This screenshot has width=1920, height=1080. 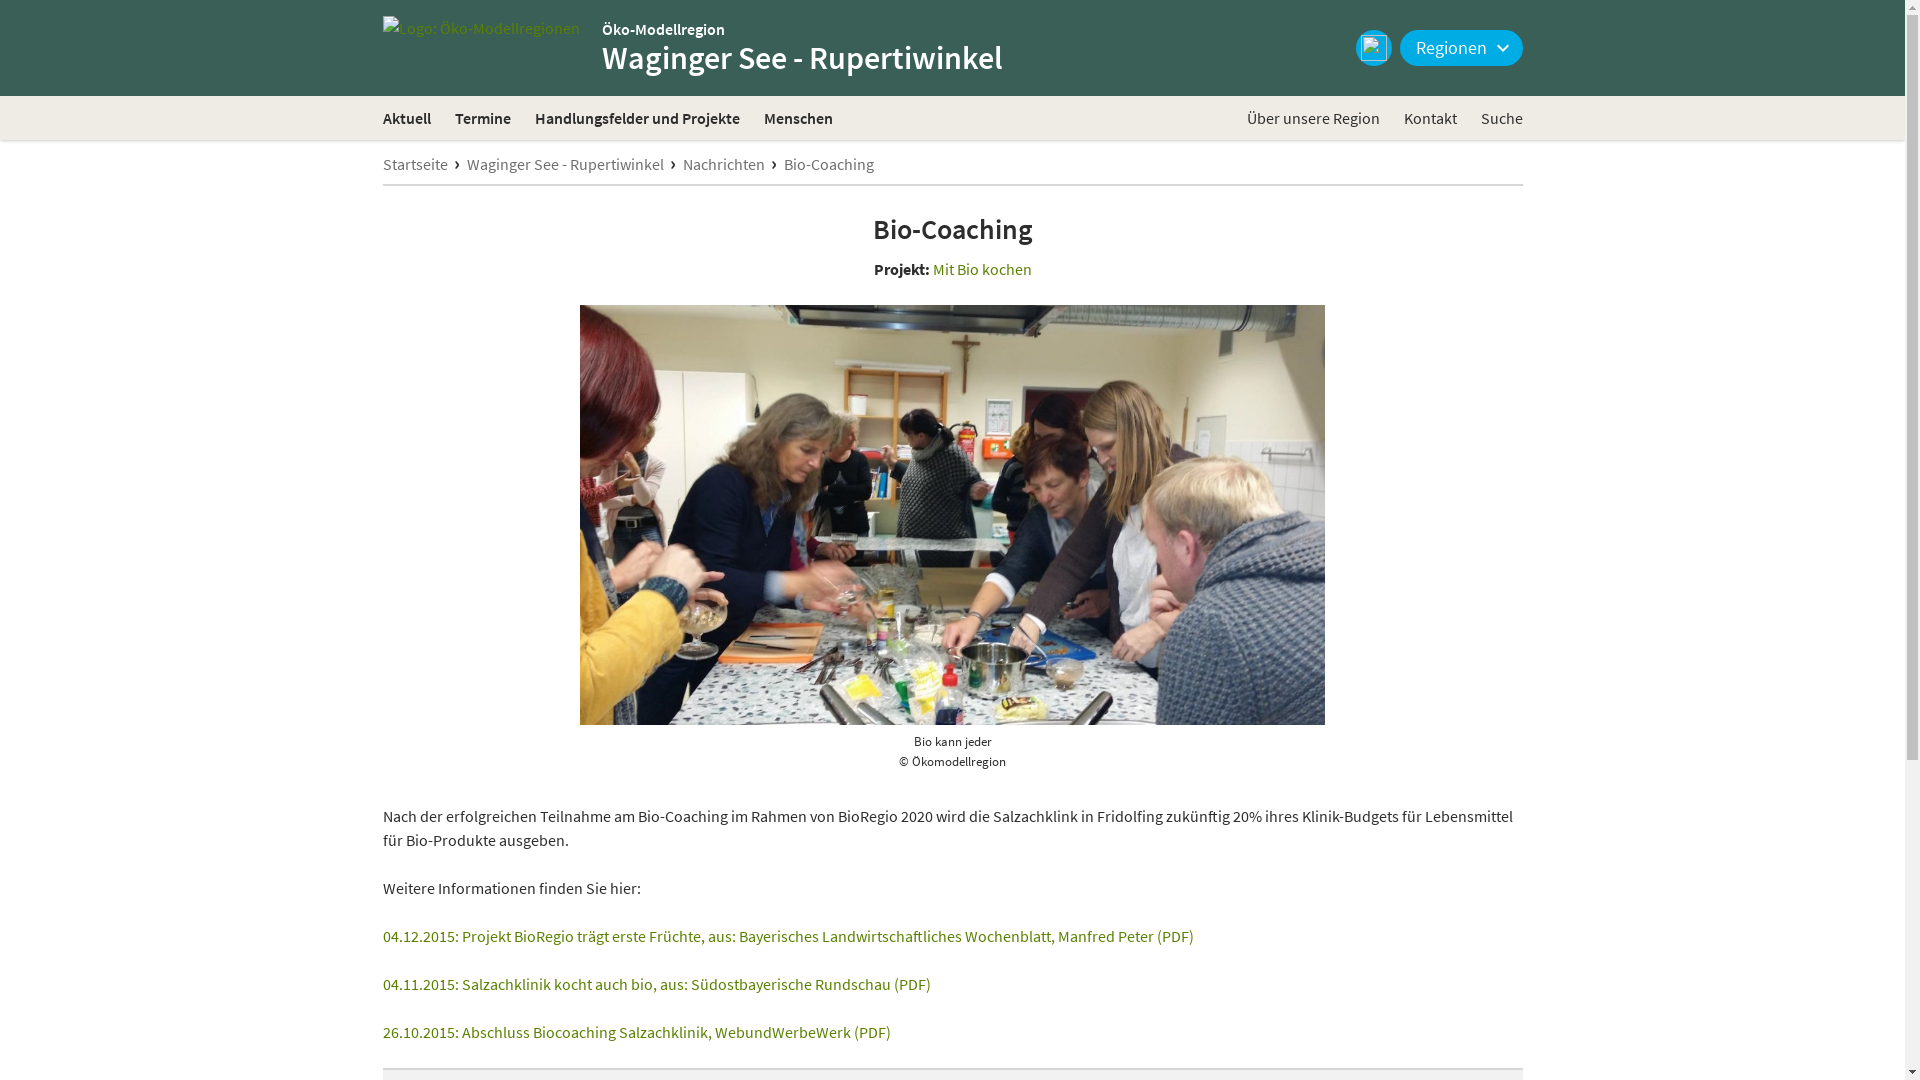 I want to click on 'Mit Bio kochen', so click(x=981, y=268).